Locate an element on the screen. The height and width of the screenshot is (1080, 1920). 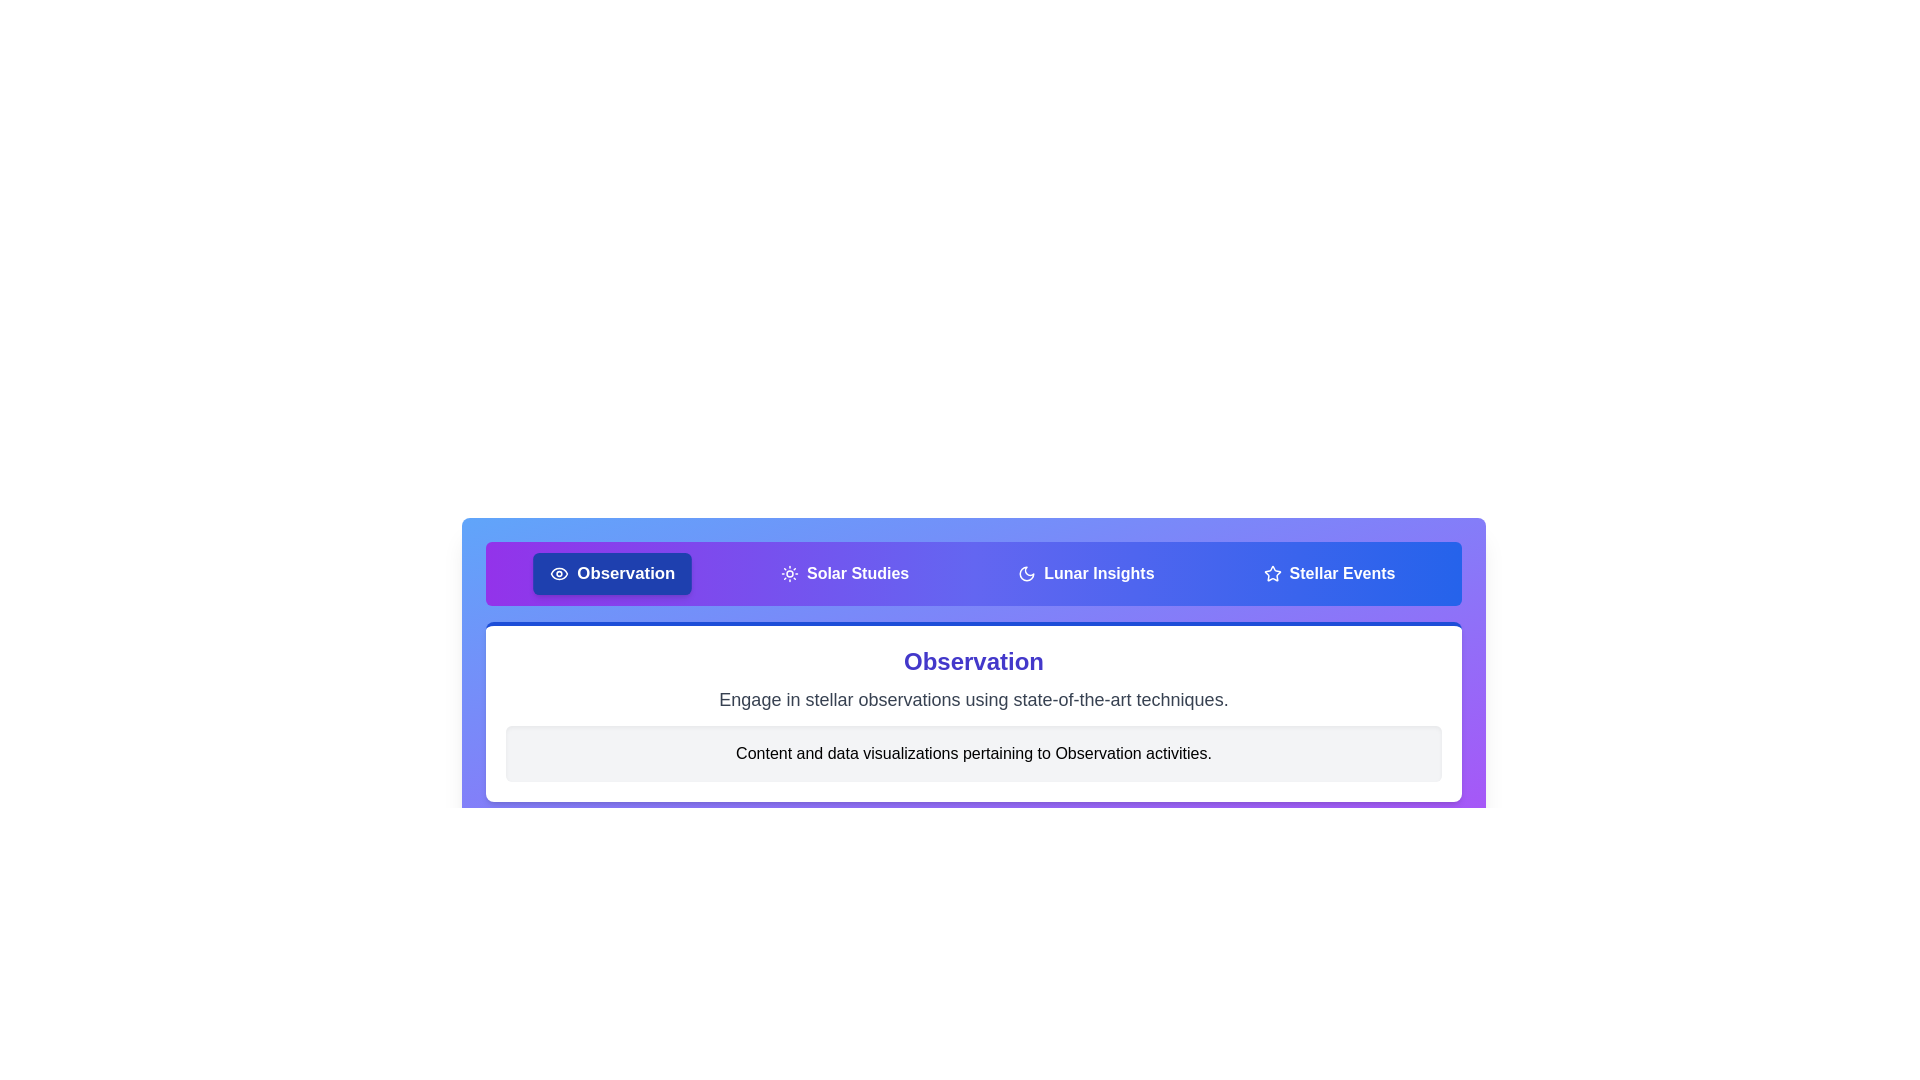
the tab corresponding to Lunar Insights to view its content is located at coordinates (1084, 574).